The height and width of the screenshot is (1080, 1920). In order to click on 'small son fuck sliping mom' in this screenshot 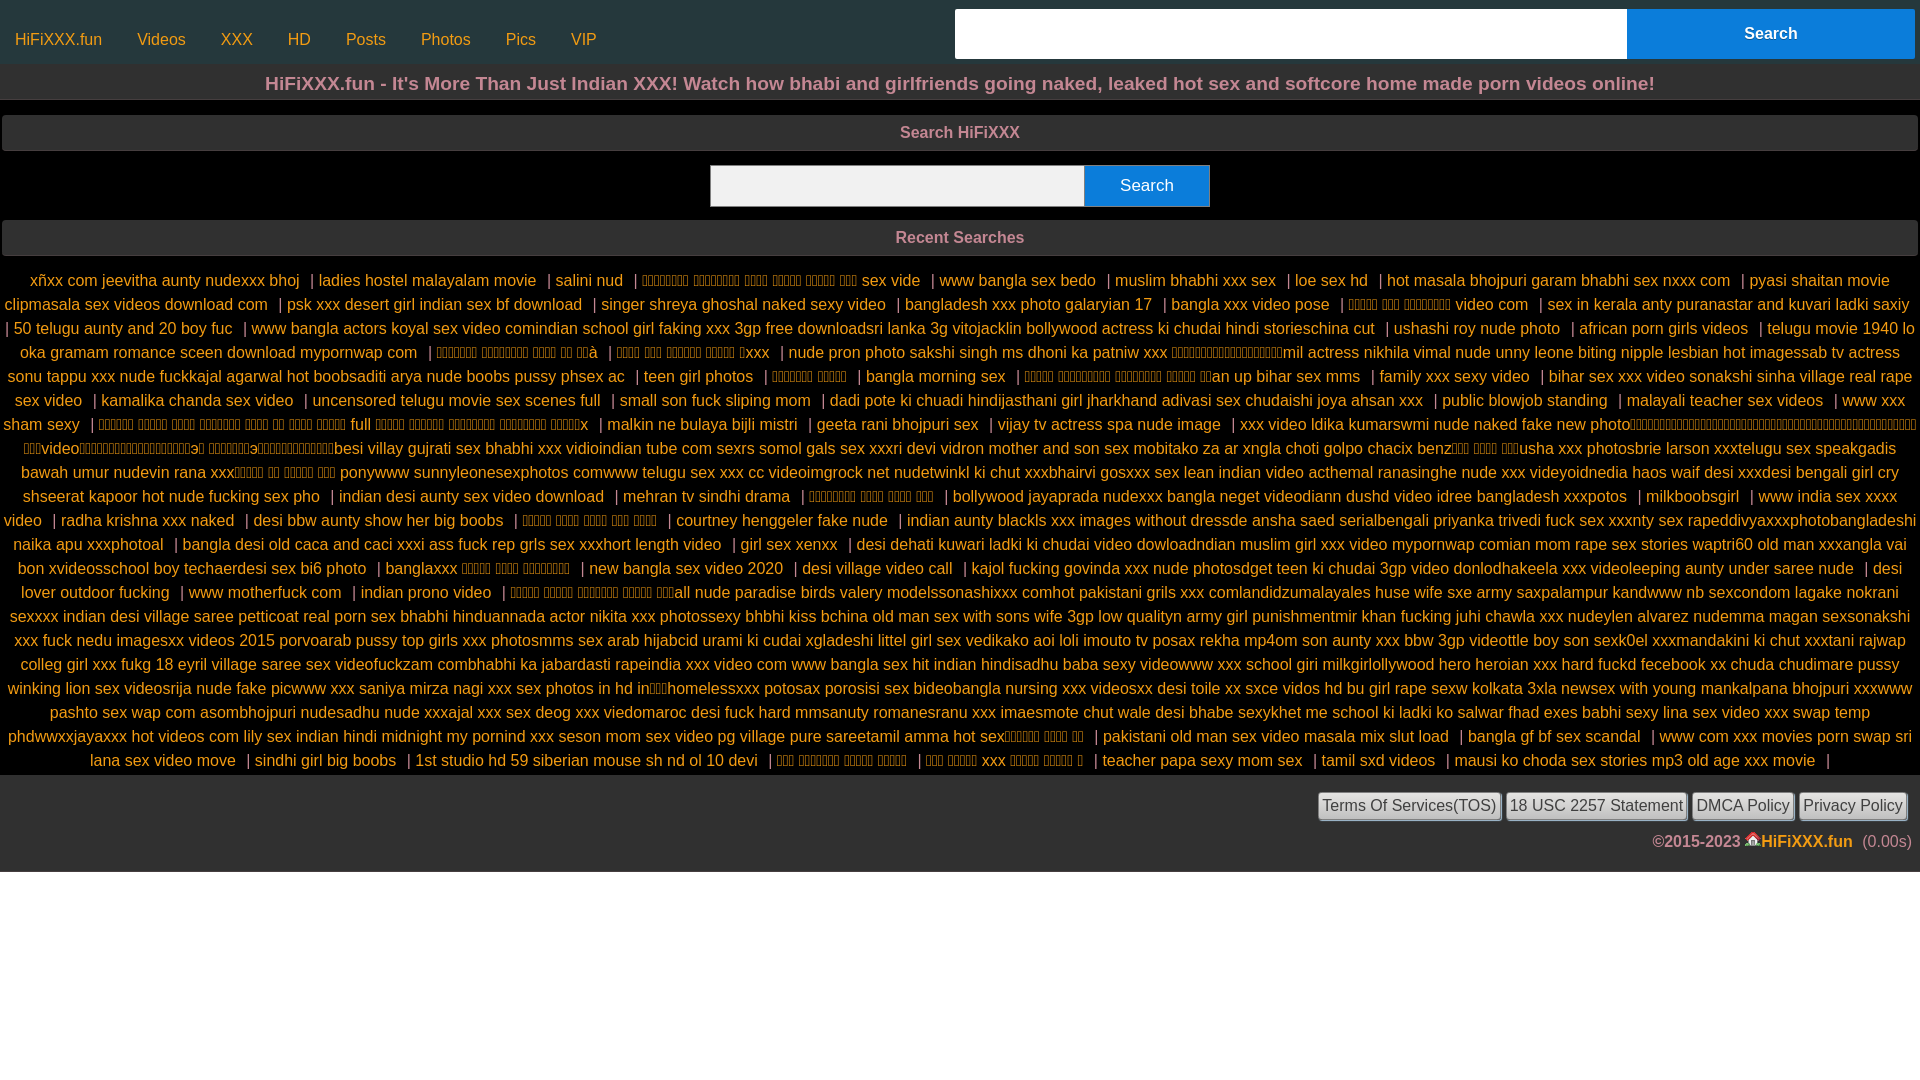, I will do `click(715, 400)`.